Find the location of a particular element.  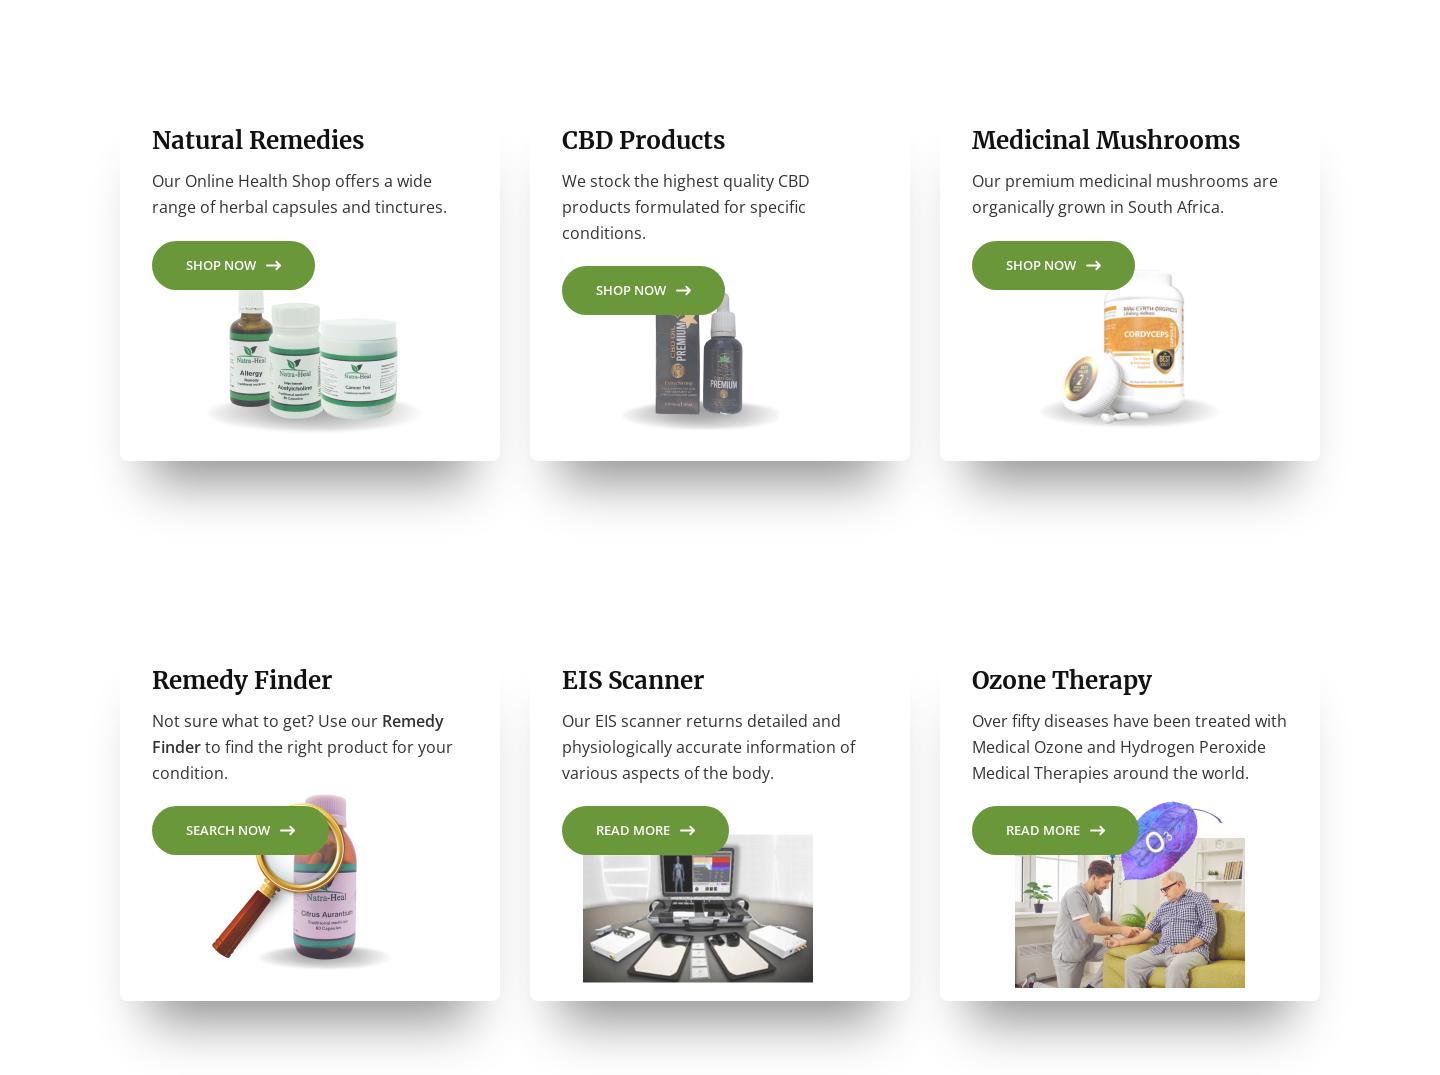

'We stock the highest quality CBD products formulated for specific conditions.' is located at coordinates (686, 213).